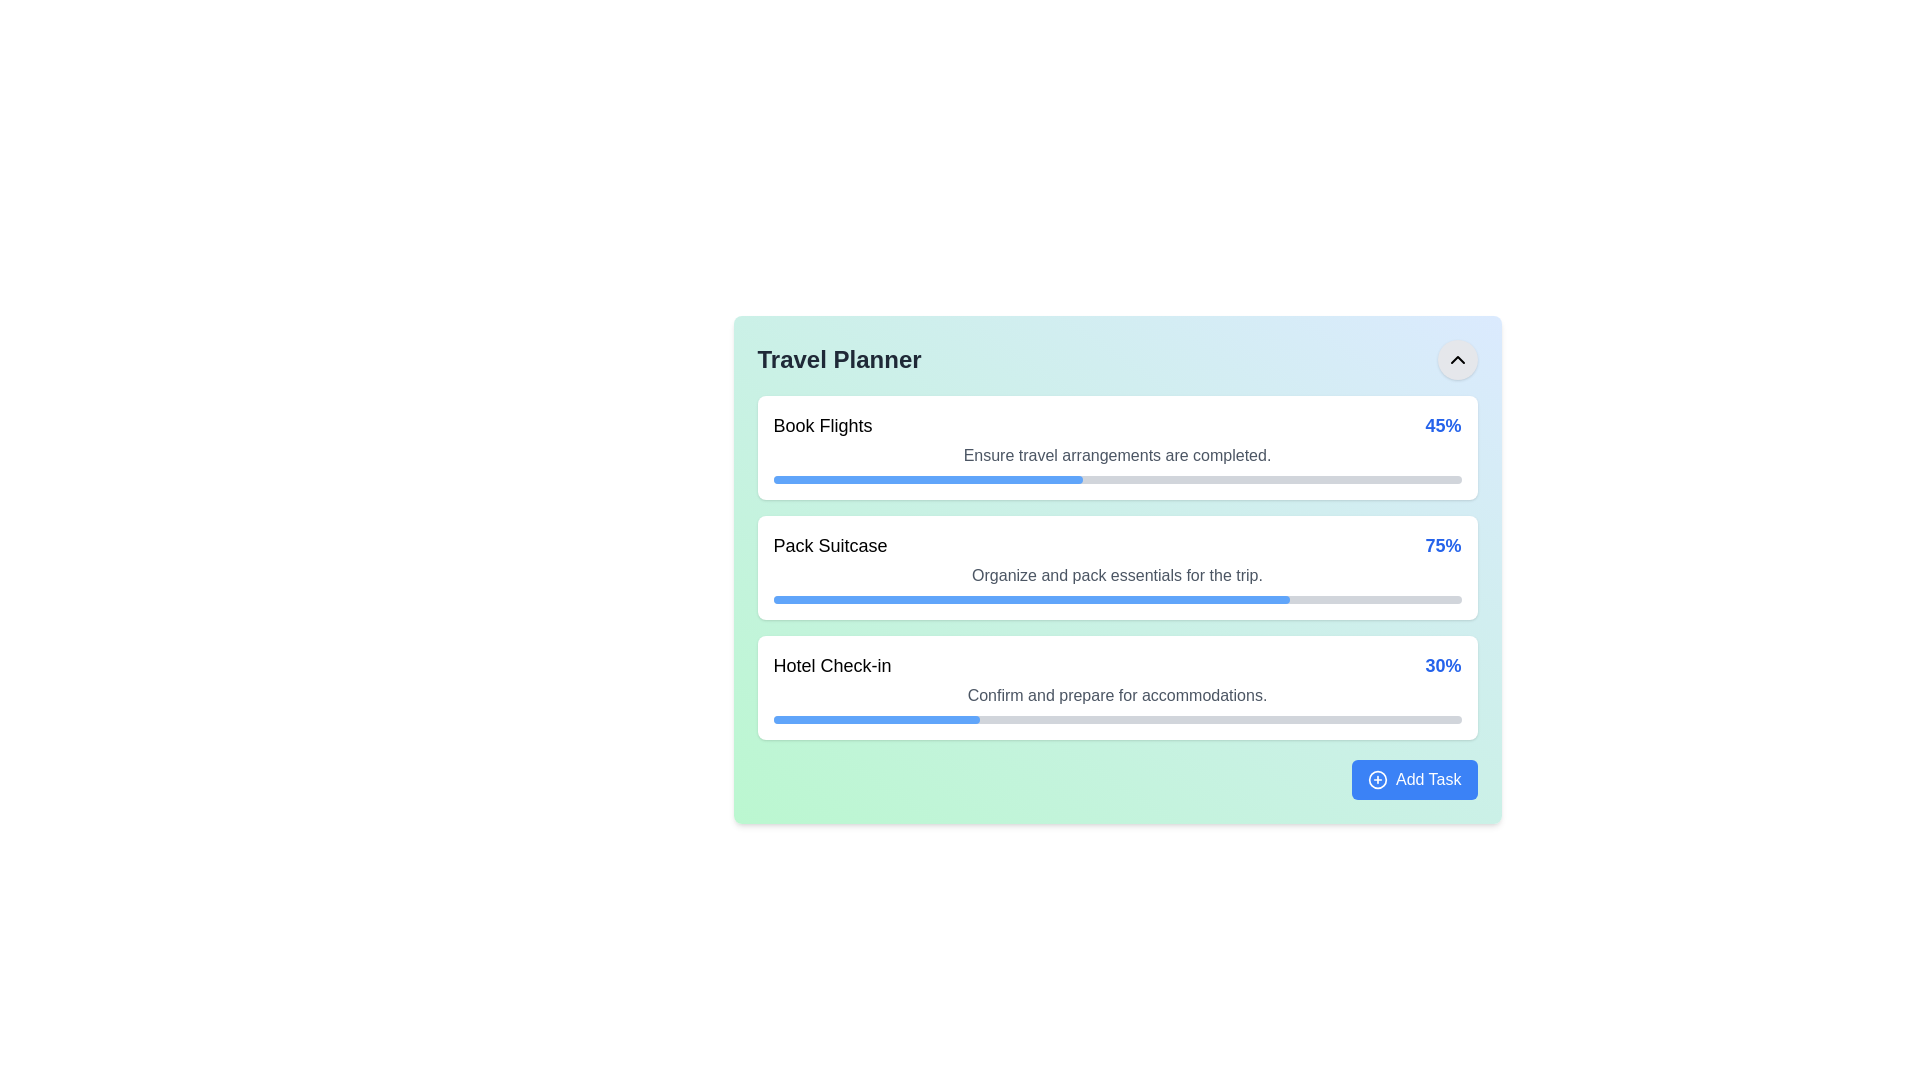 The image size is (1920, 1080). I want to click on the upward-pointing chevron arrow button located in the top-right corner of the main card interface, so click(1457, 358).